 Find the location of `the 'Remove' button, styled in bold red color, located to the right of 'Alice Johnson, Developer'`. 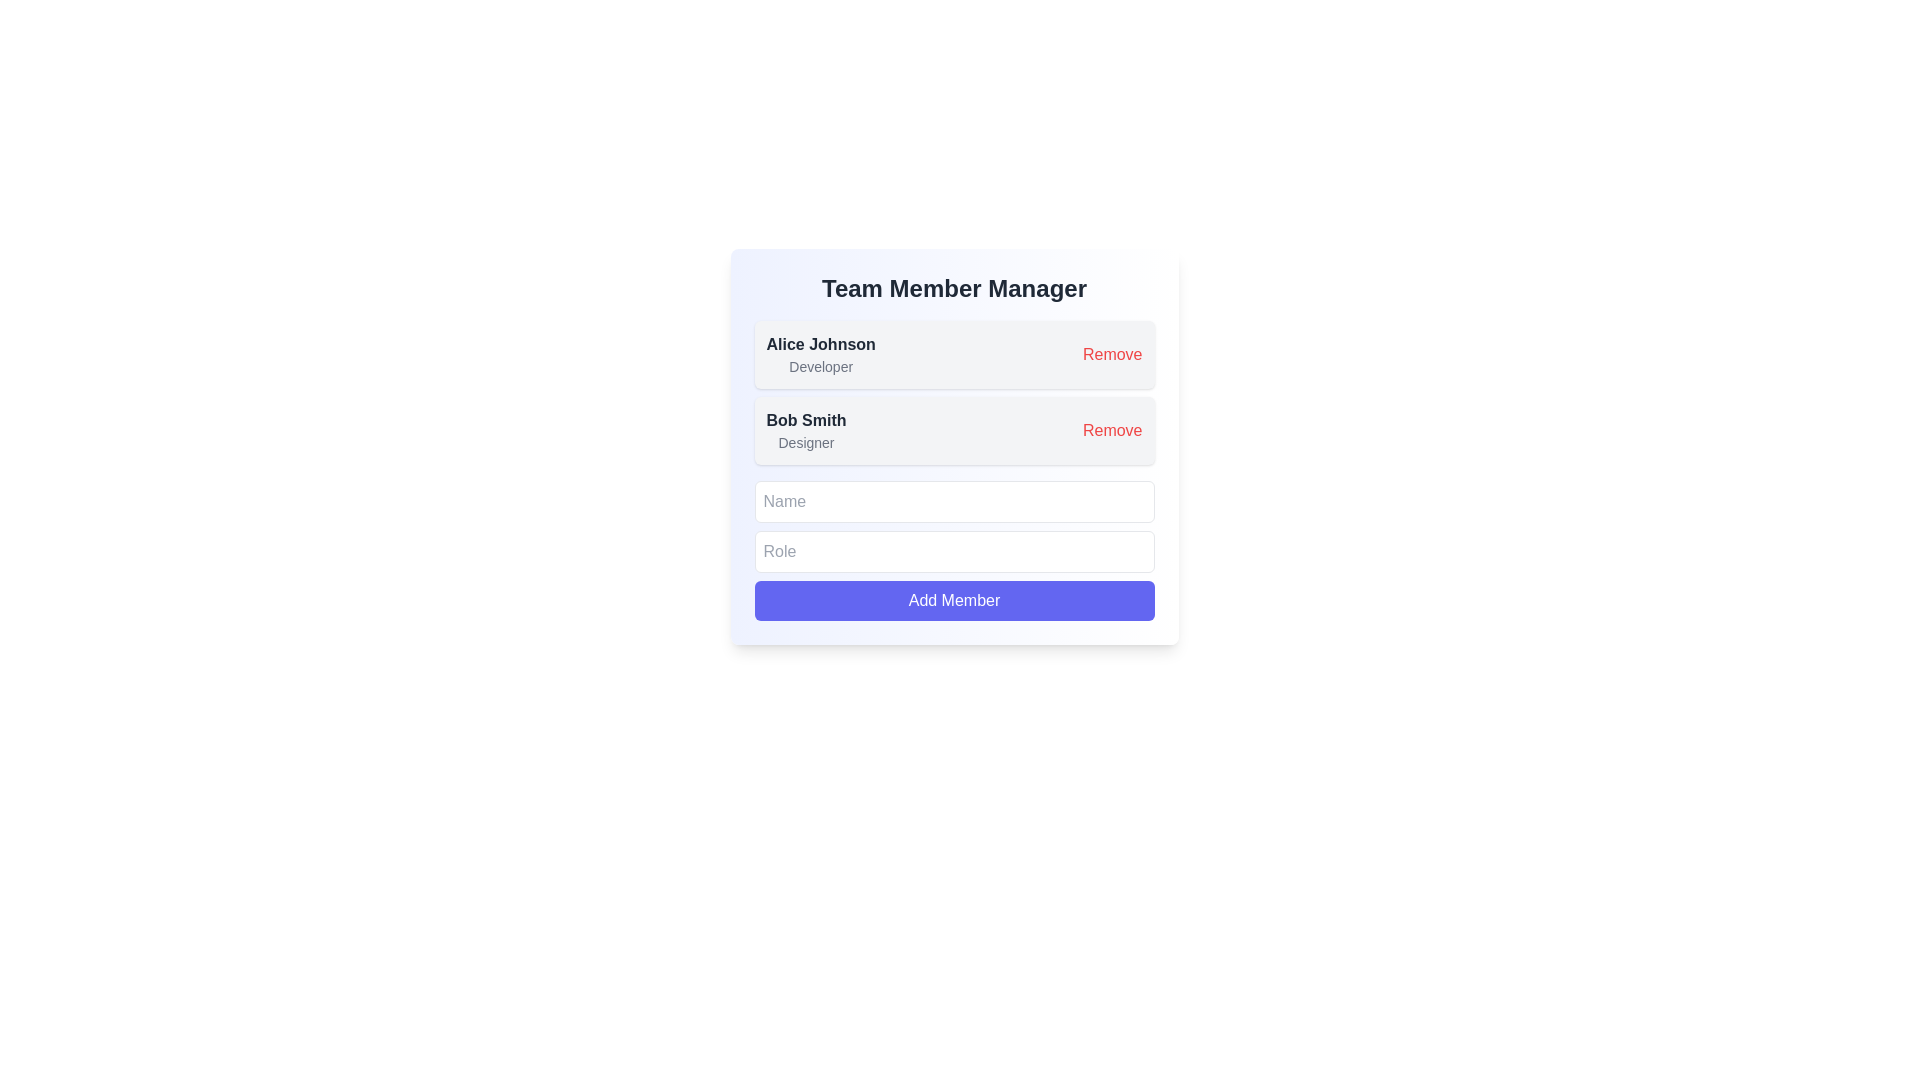

the 'Remove' button, styled in bold red color, located to the right of 'Alice Johnson, Developer' is located at coordinates (1111, 353).